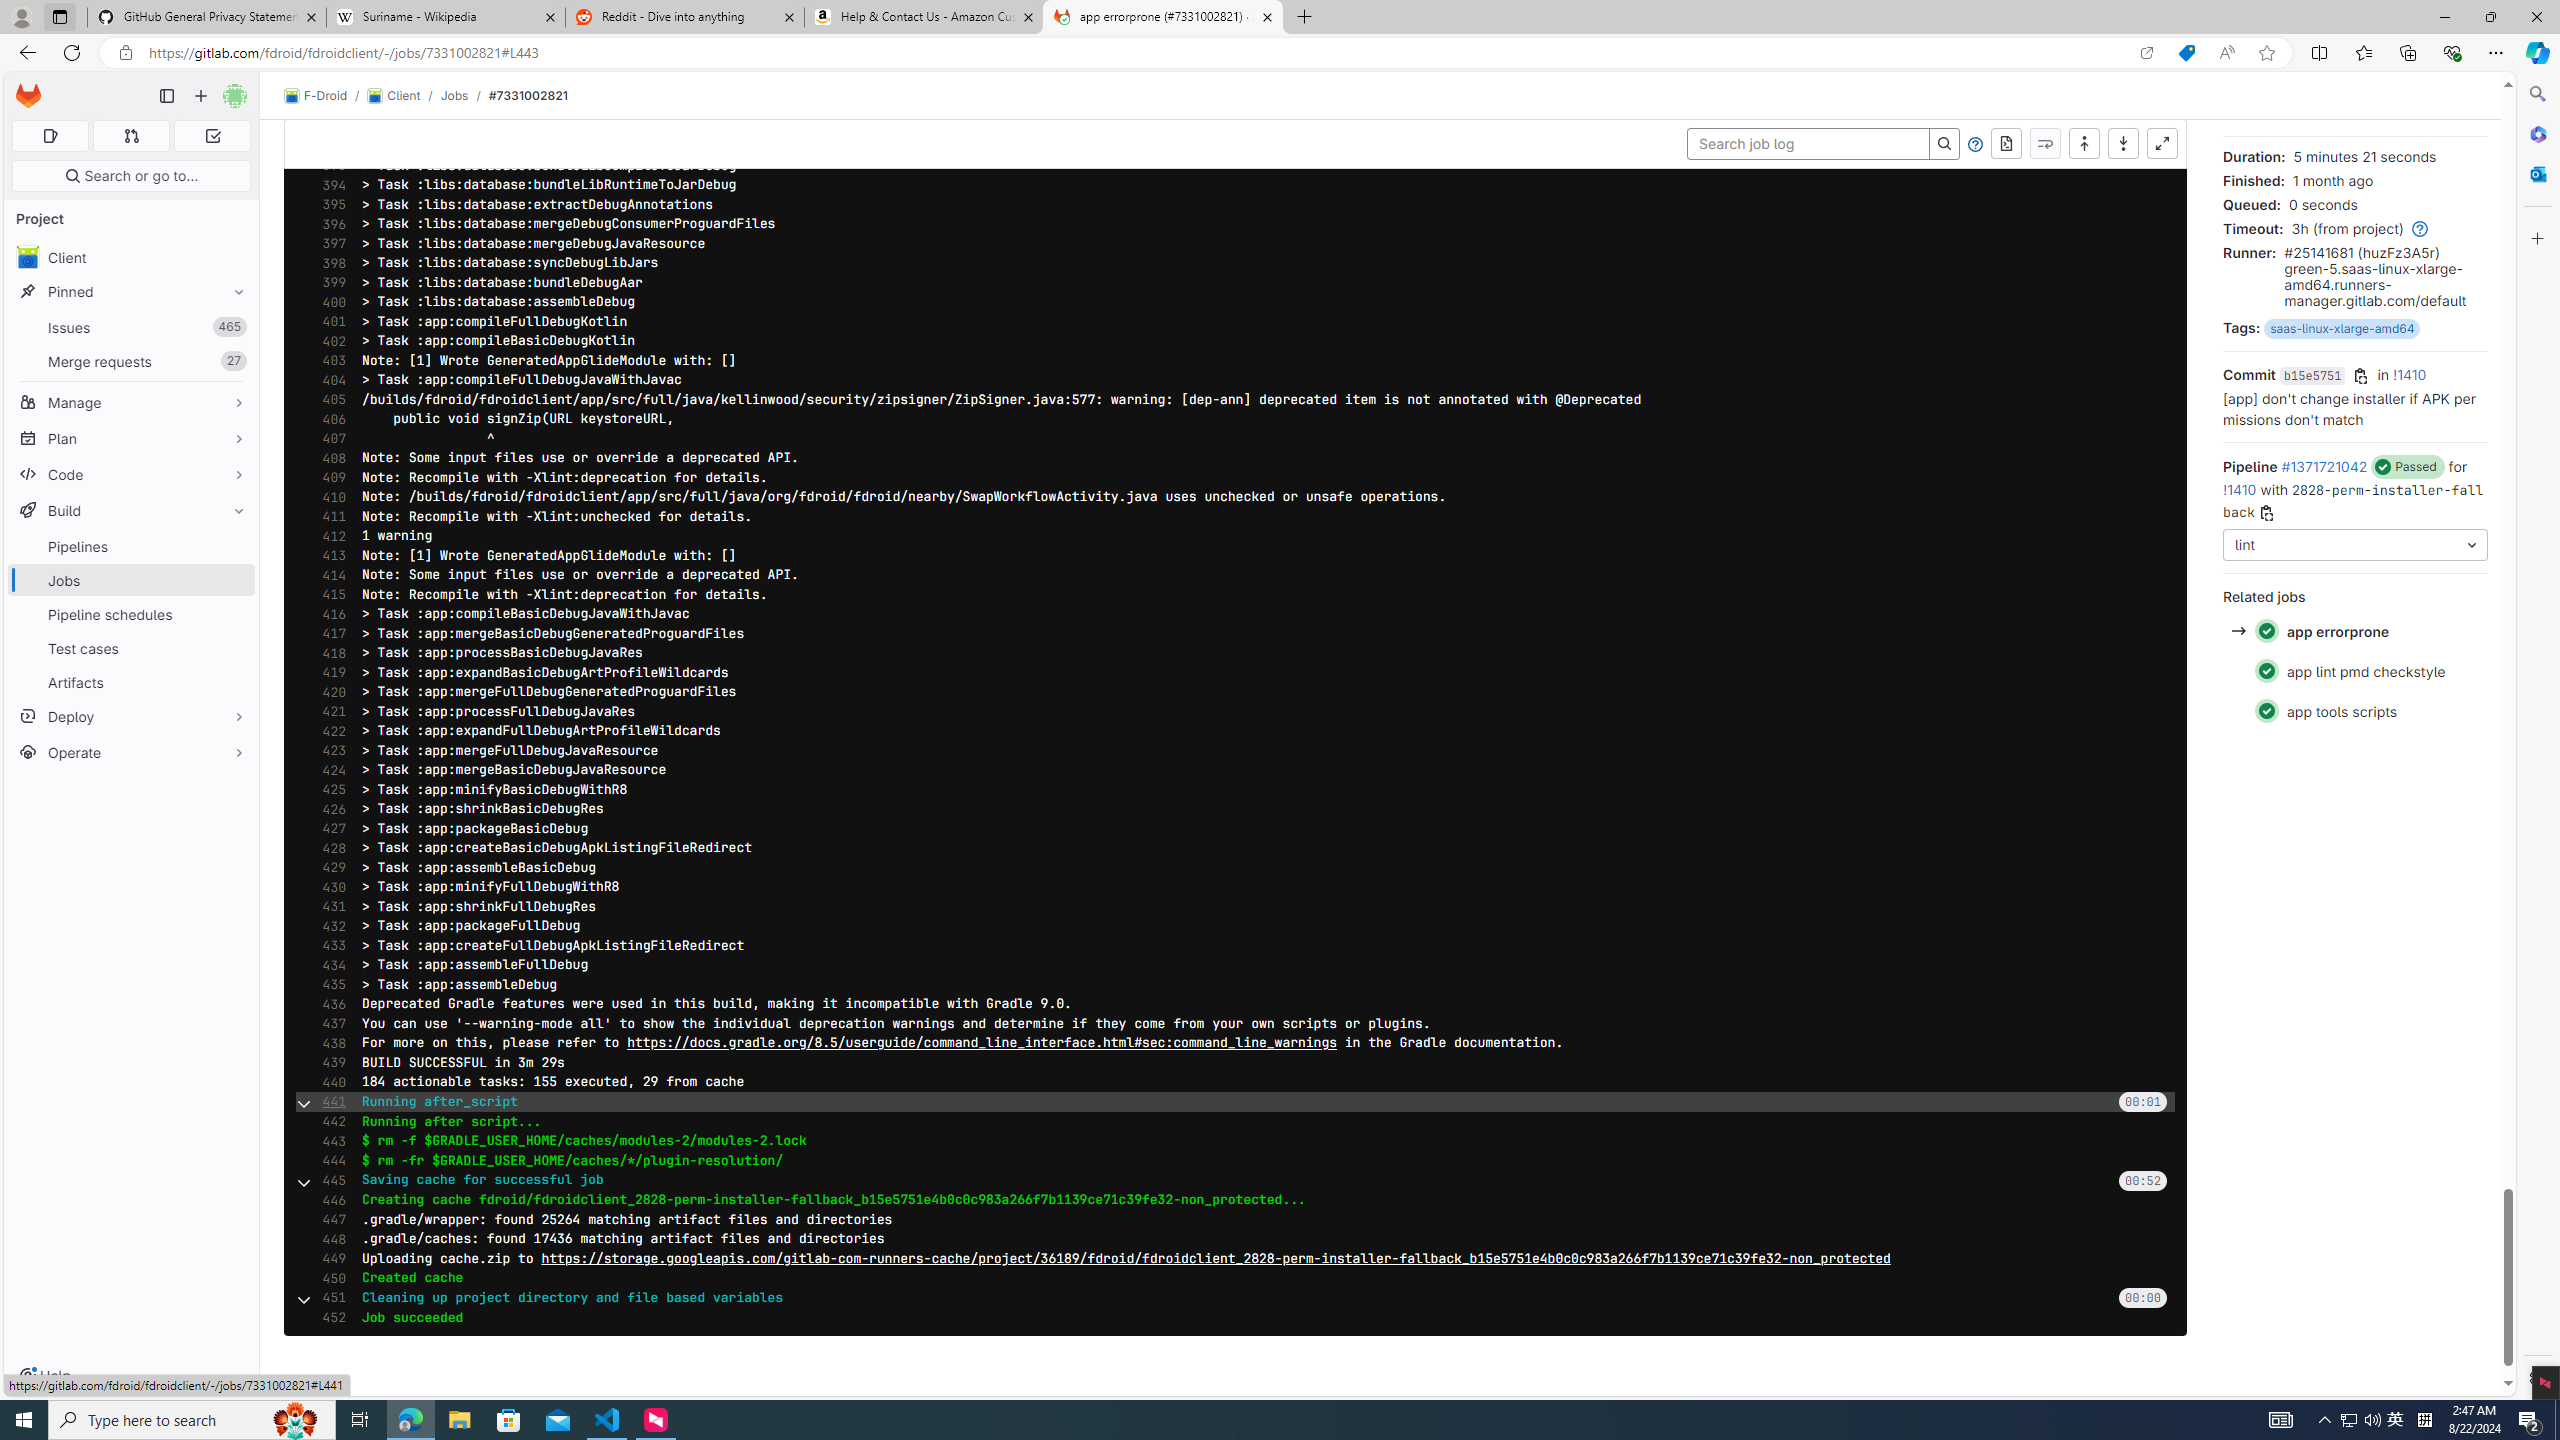 This screenshot has height=1440, width=2560. What do you see at coordinates (327, 868) in the screenshot?
I see `'429'` at bounding box center [327, 868].